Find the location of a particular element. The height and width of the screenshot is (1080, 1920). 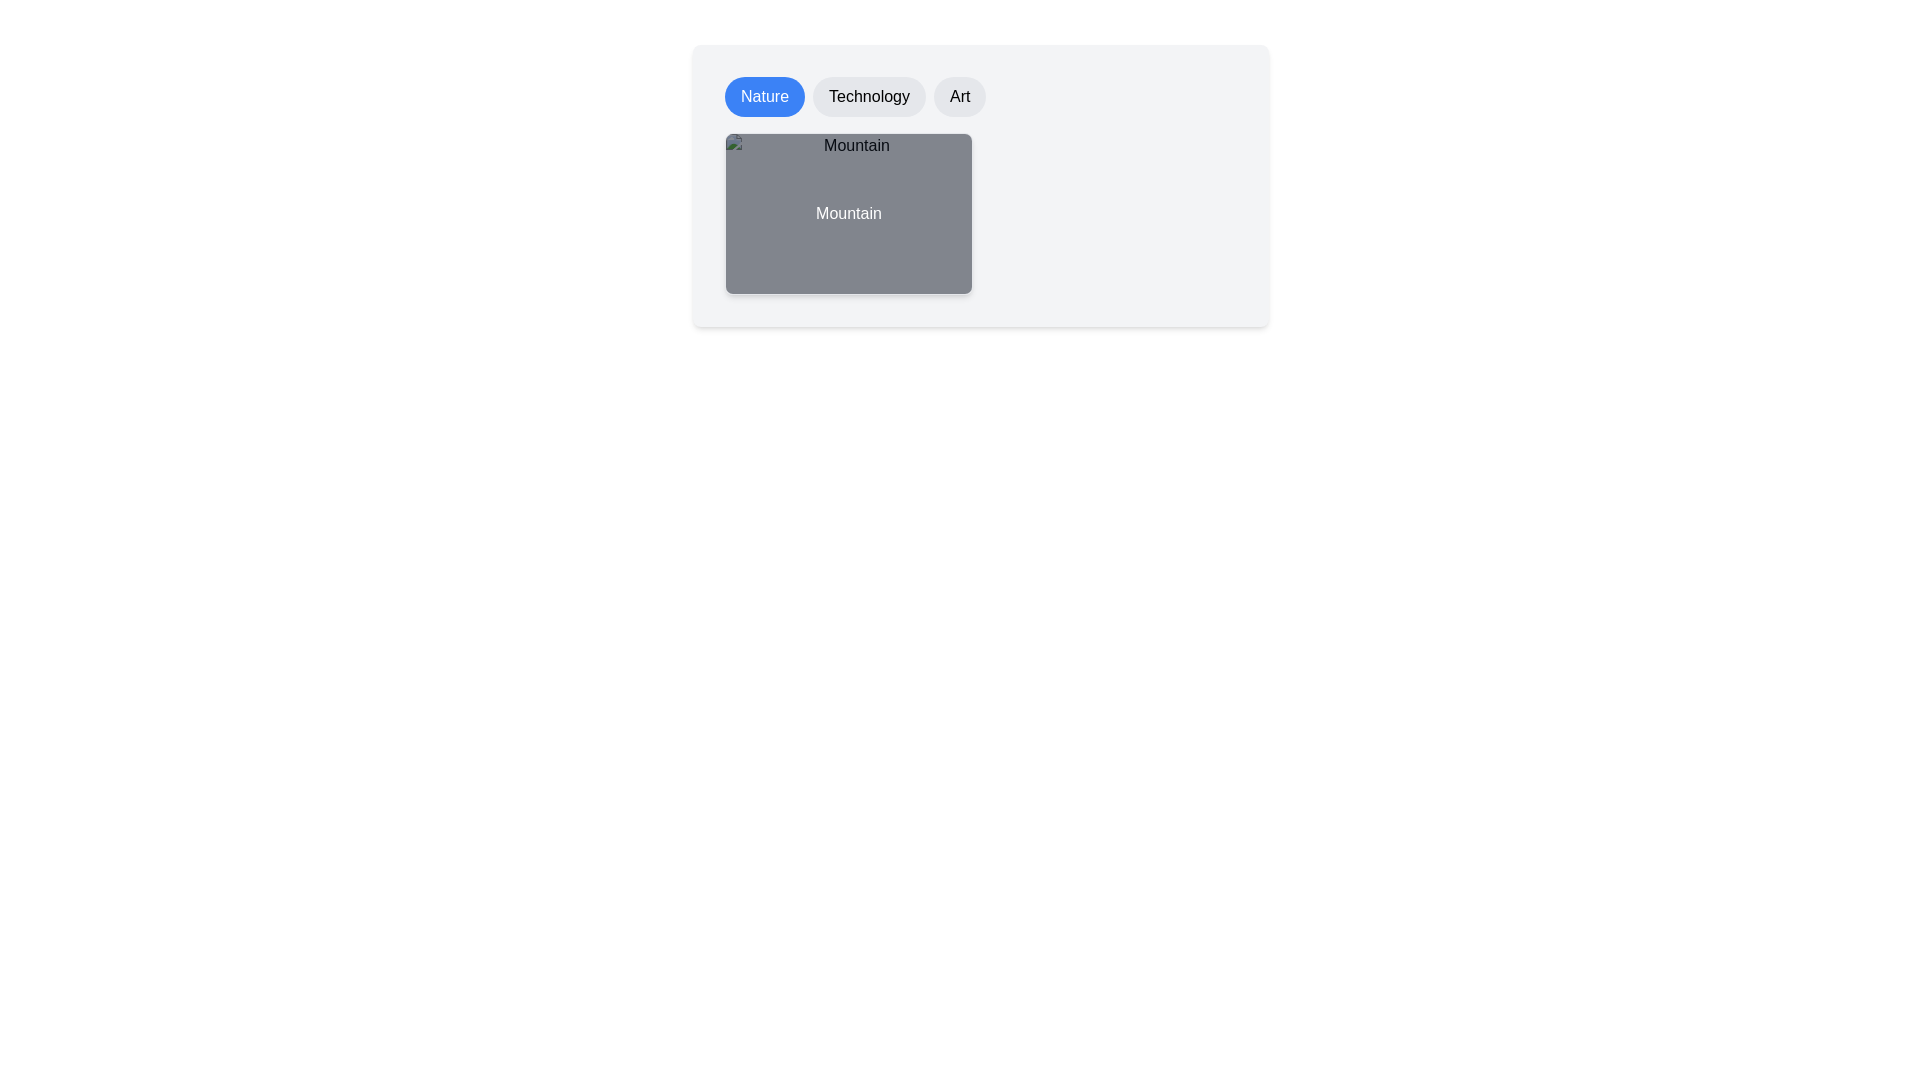

the category Art to view the corresponding images is located at coordinates (960, 96).